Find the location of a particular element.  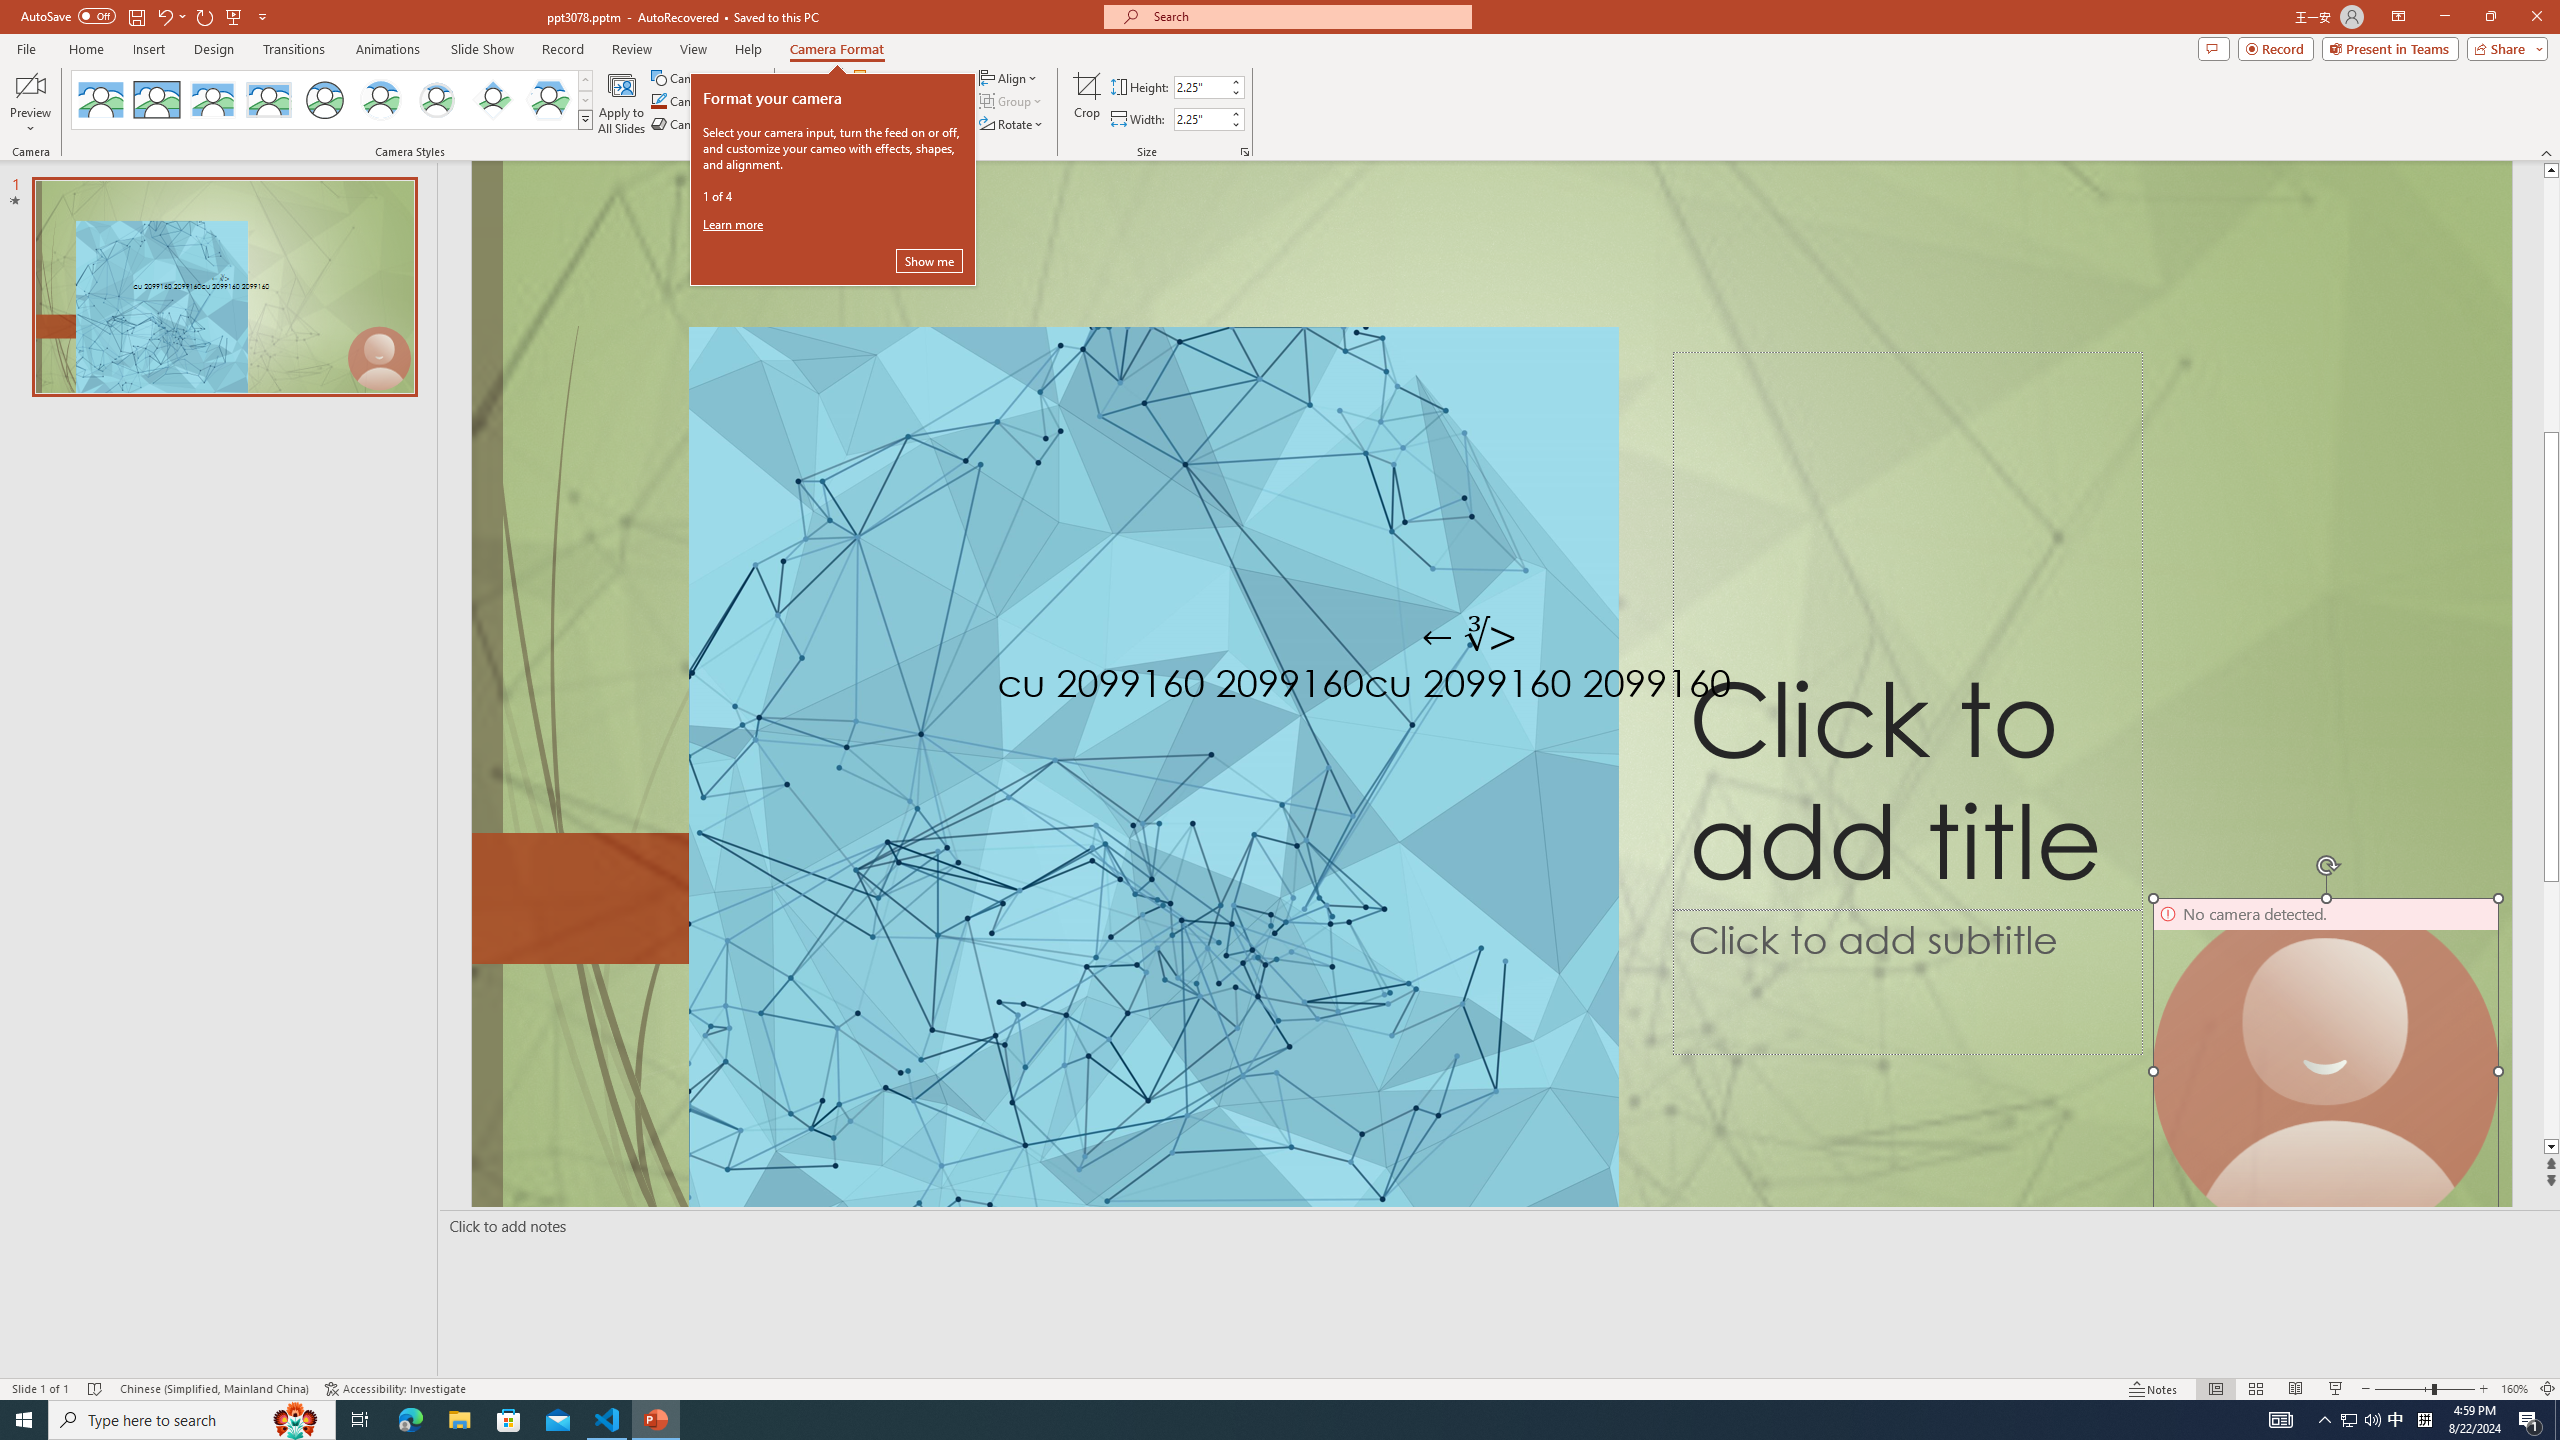

'AutomationID: CameoStylesGallery' is located at coordinates (331, 99).